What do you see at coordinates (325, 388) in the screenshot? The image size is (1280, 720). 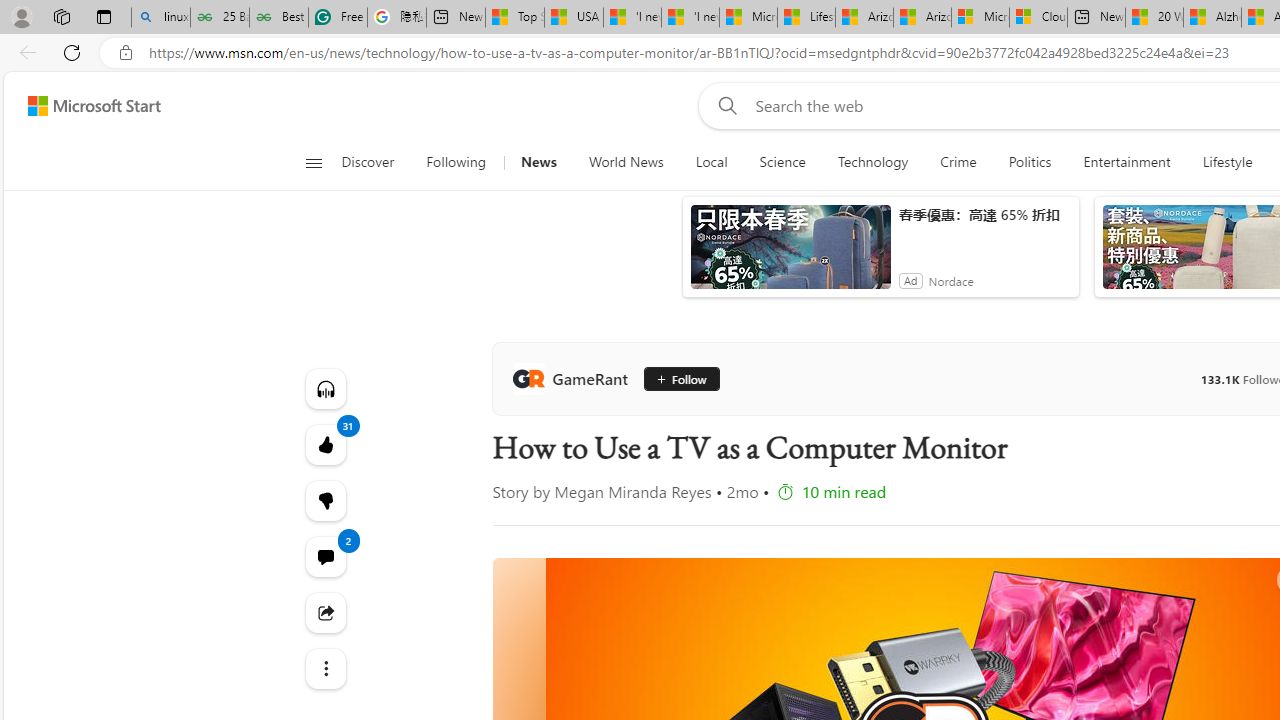 I see `'Listen to this article'` at bounding box center [325, 388].